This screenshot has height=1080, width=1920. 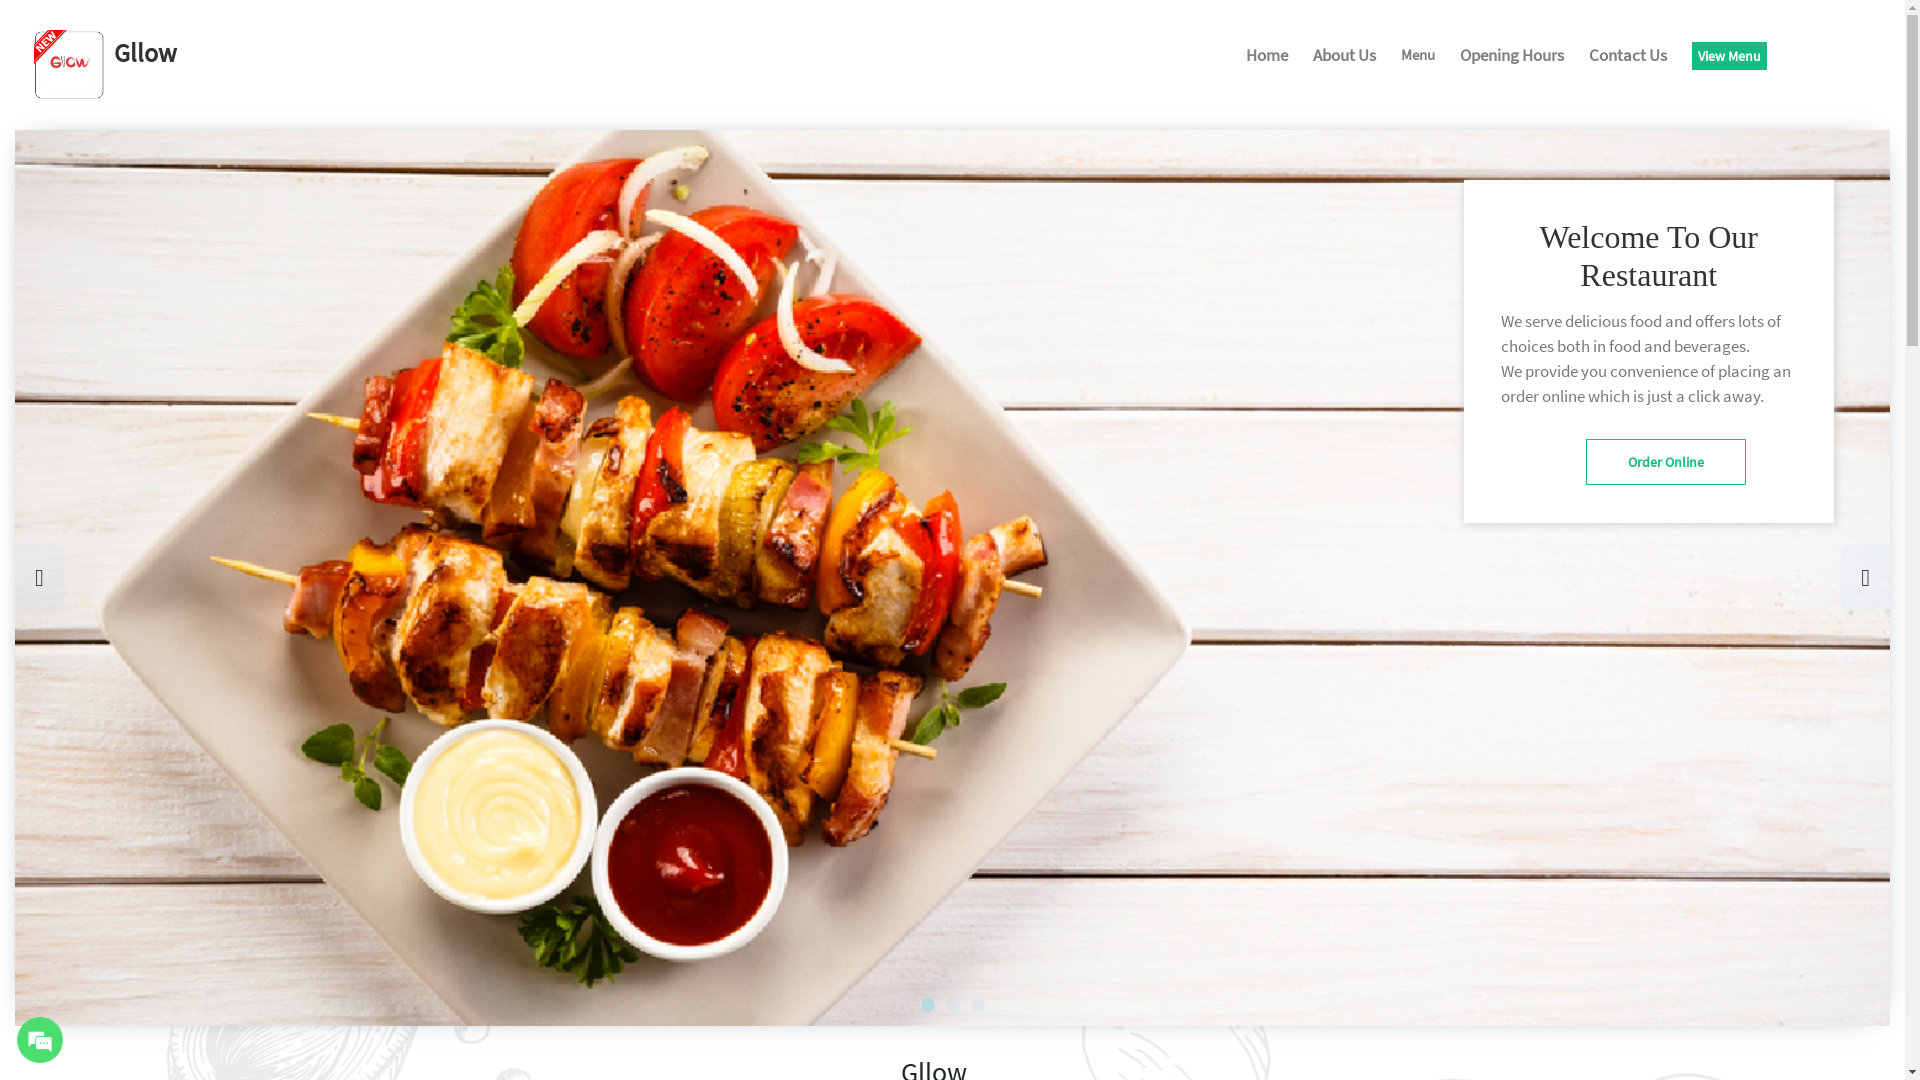 I want to click on 'Contact Us', so click(x=1627, y=56).